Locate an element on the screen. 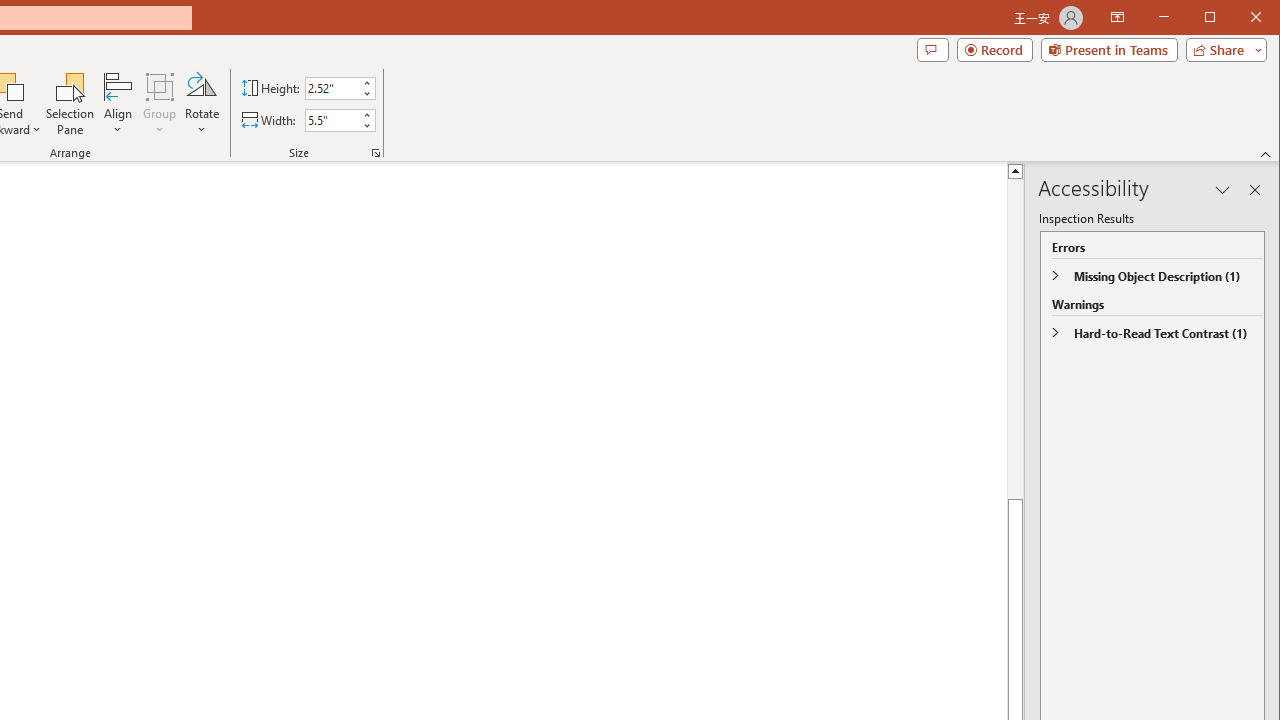 Image resolution: width=1280 pixels, height=720 pixels. 'Maximize' is located at coordinates (1238, 19).